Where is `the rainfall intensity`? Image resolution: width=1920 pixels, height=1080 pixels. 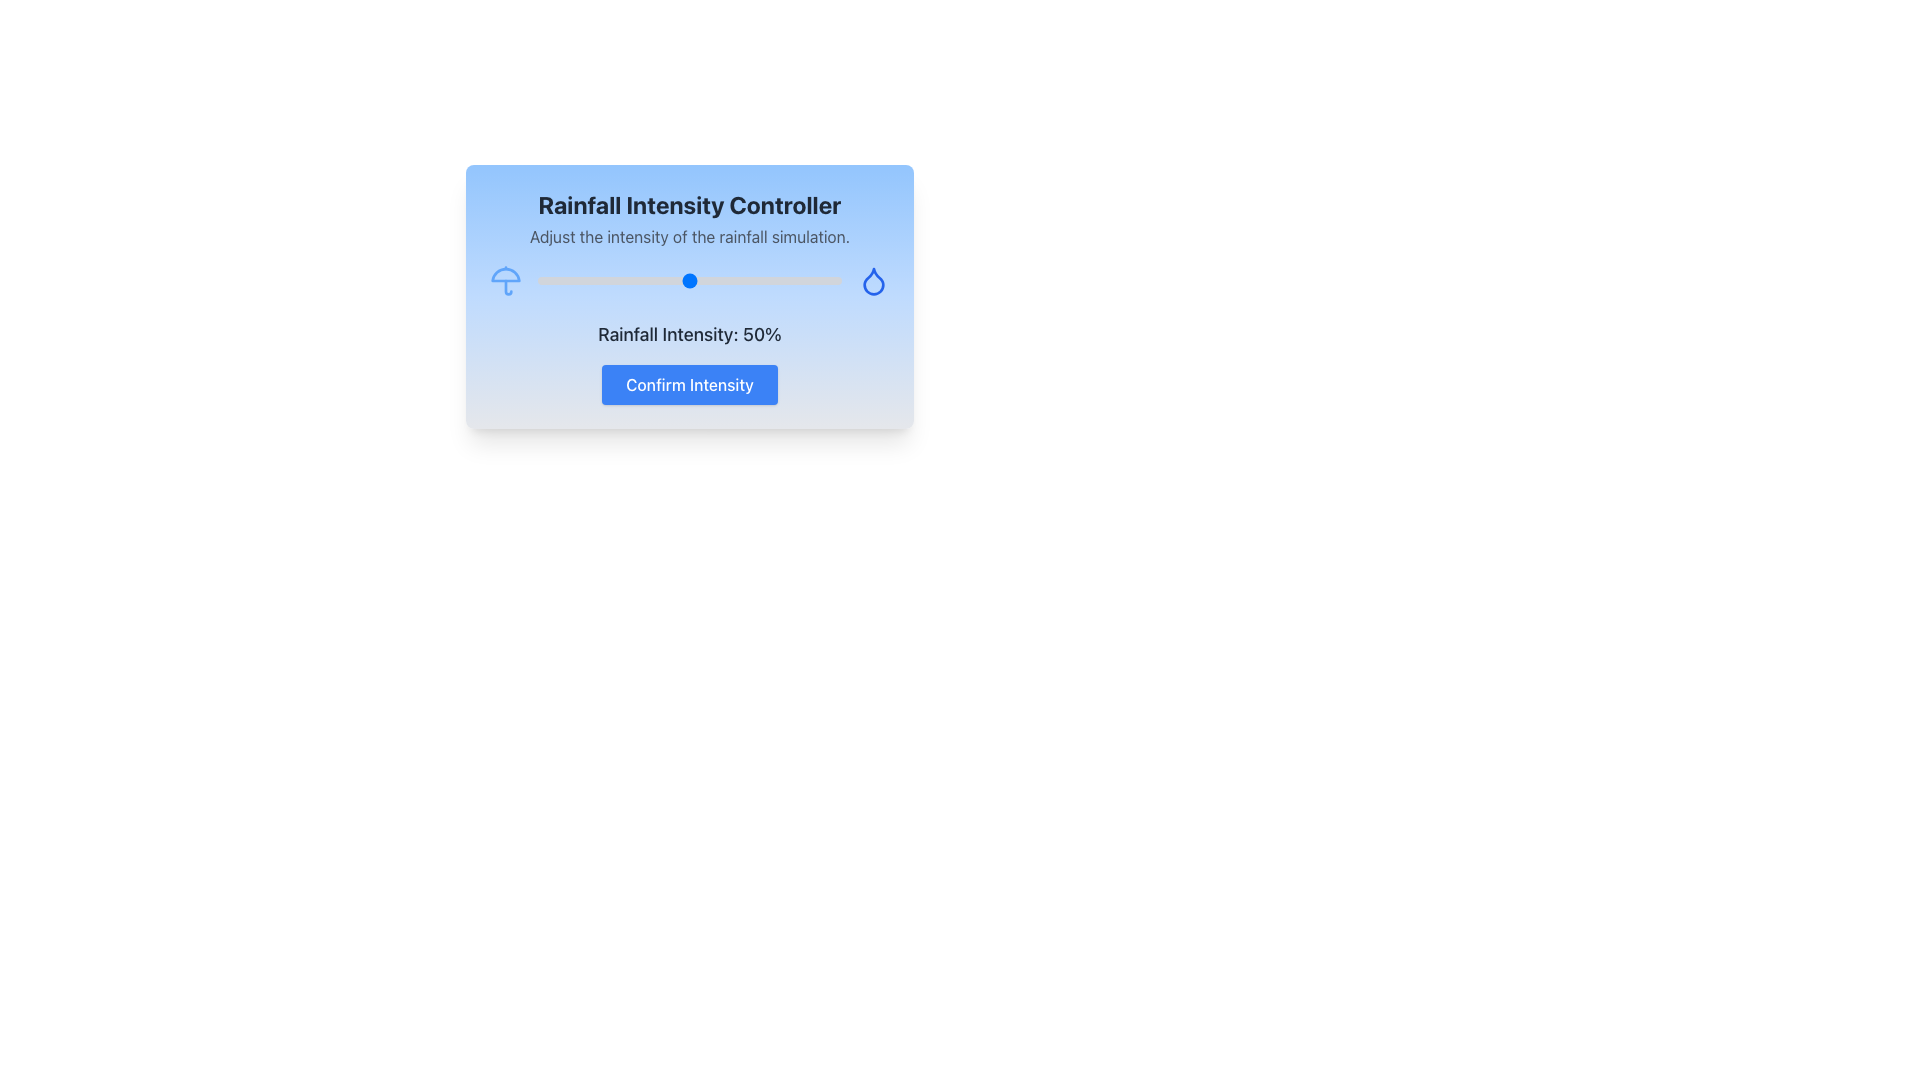
the rainfall intensity is located at coordinates (644, 281).